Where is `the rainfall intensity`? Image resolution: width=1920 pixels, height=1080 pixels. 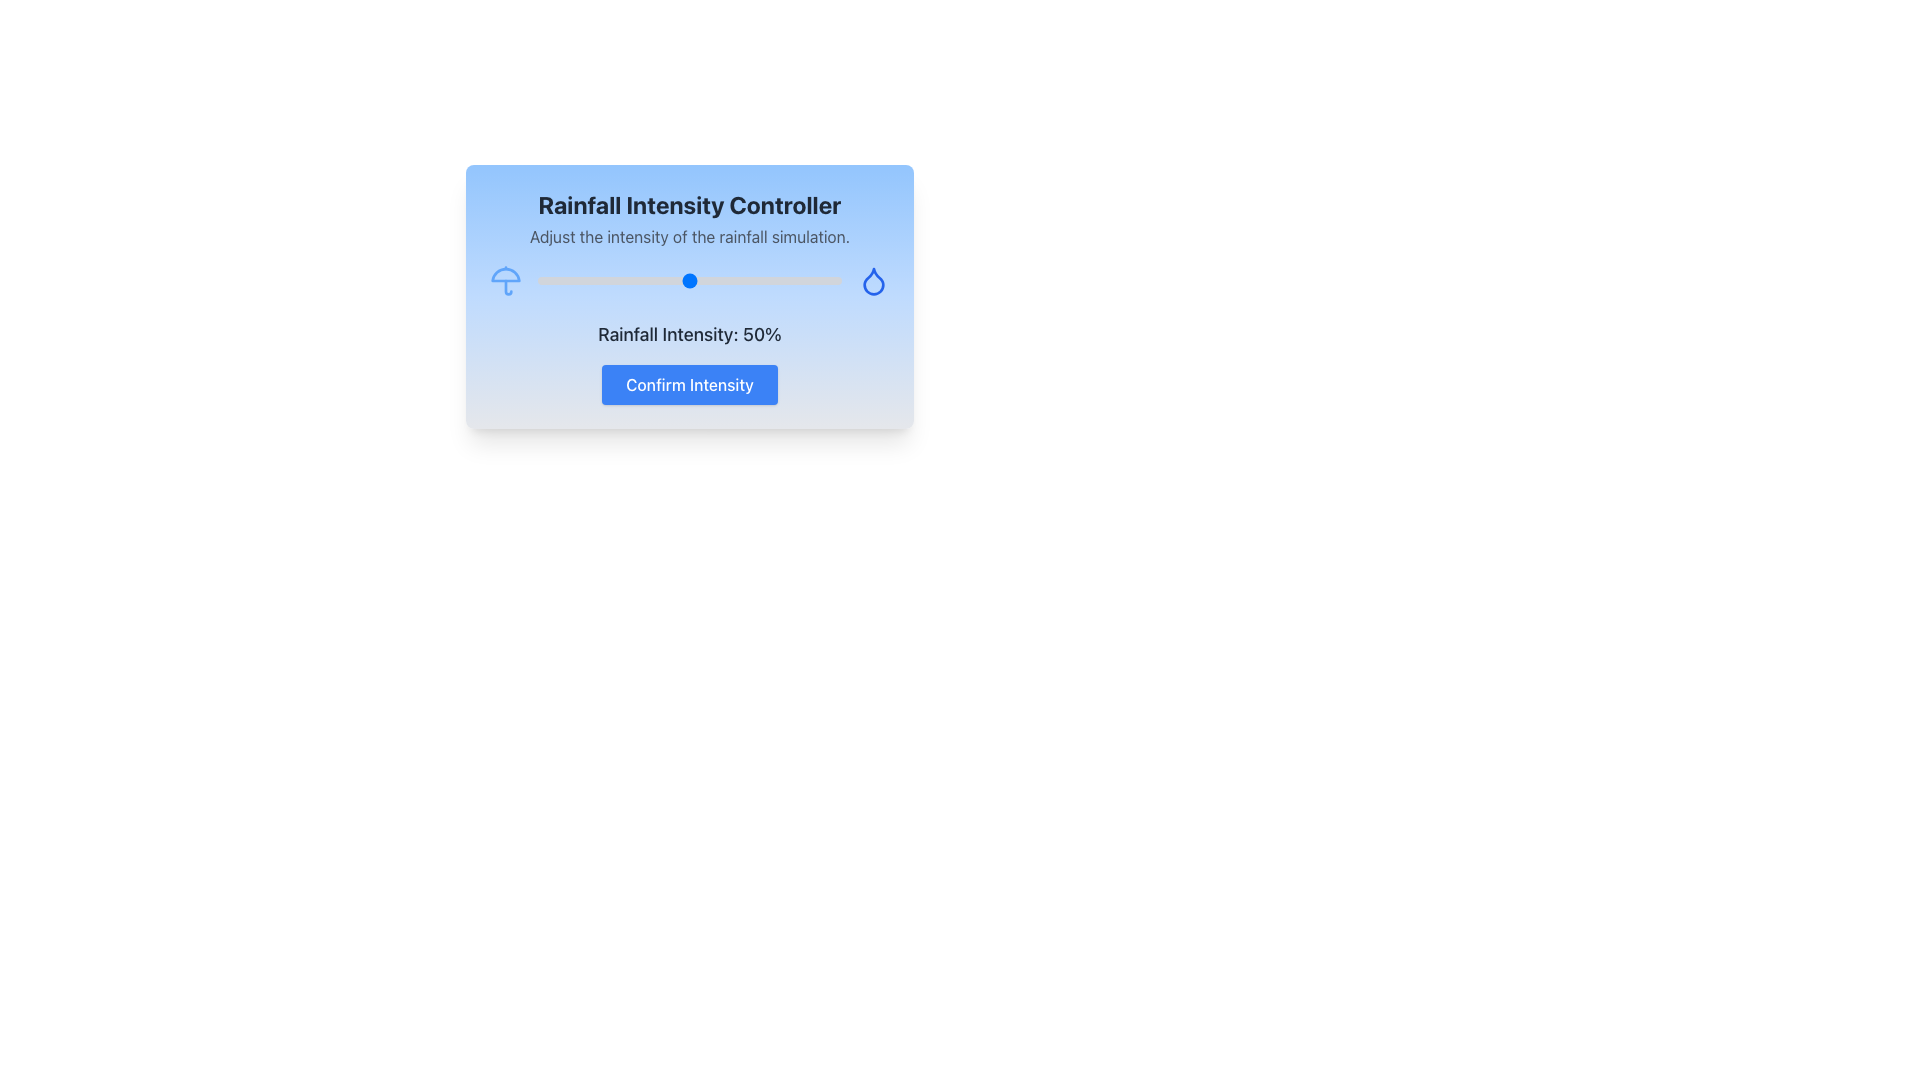
the rainfall intensity is located at coordinates (644, 281).